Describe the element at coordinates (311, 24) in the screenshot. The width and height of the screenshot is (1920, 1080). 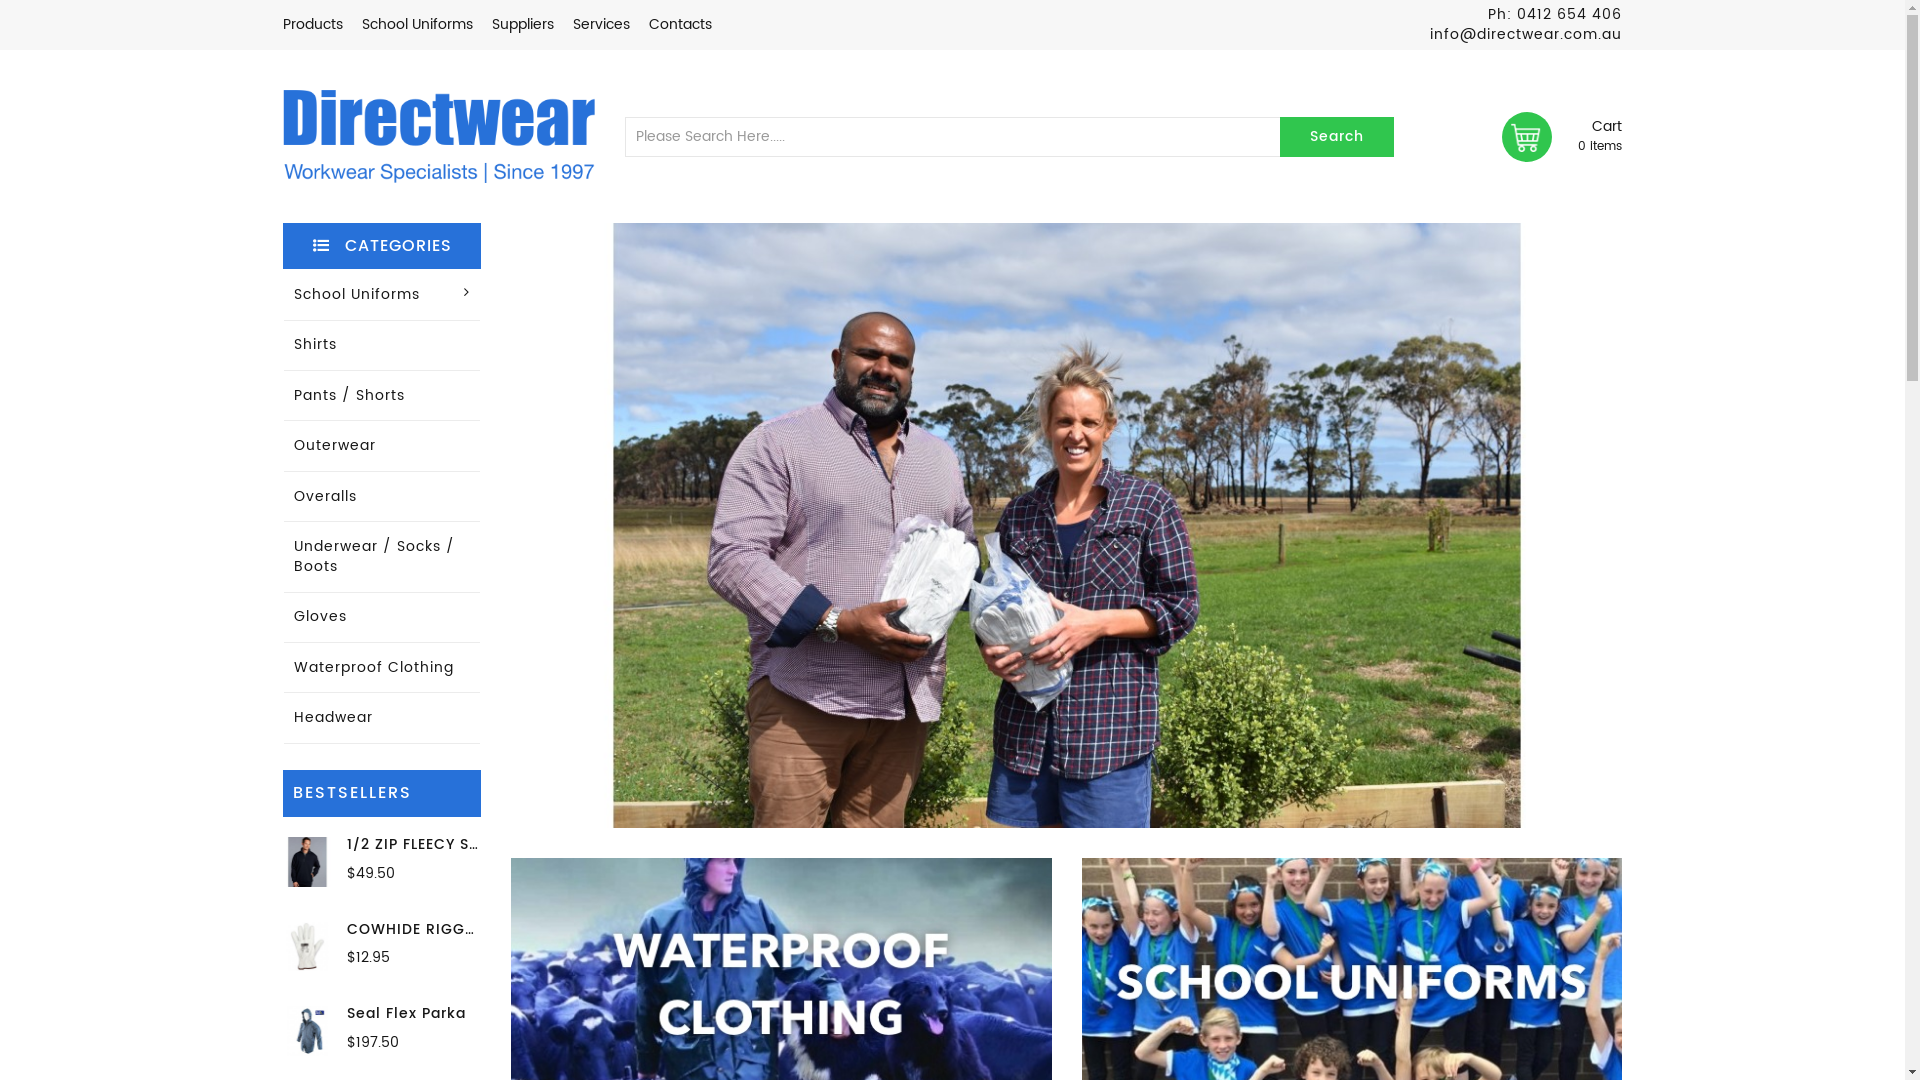
I see `'Products'` at that location.